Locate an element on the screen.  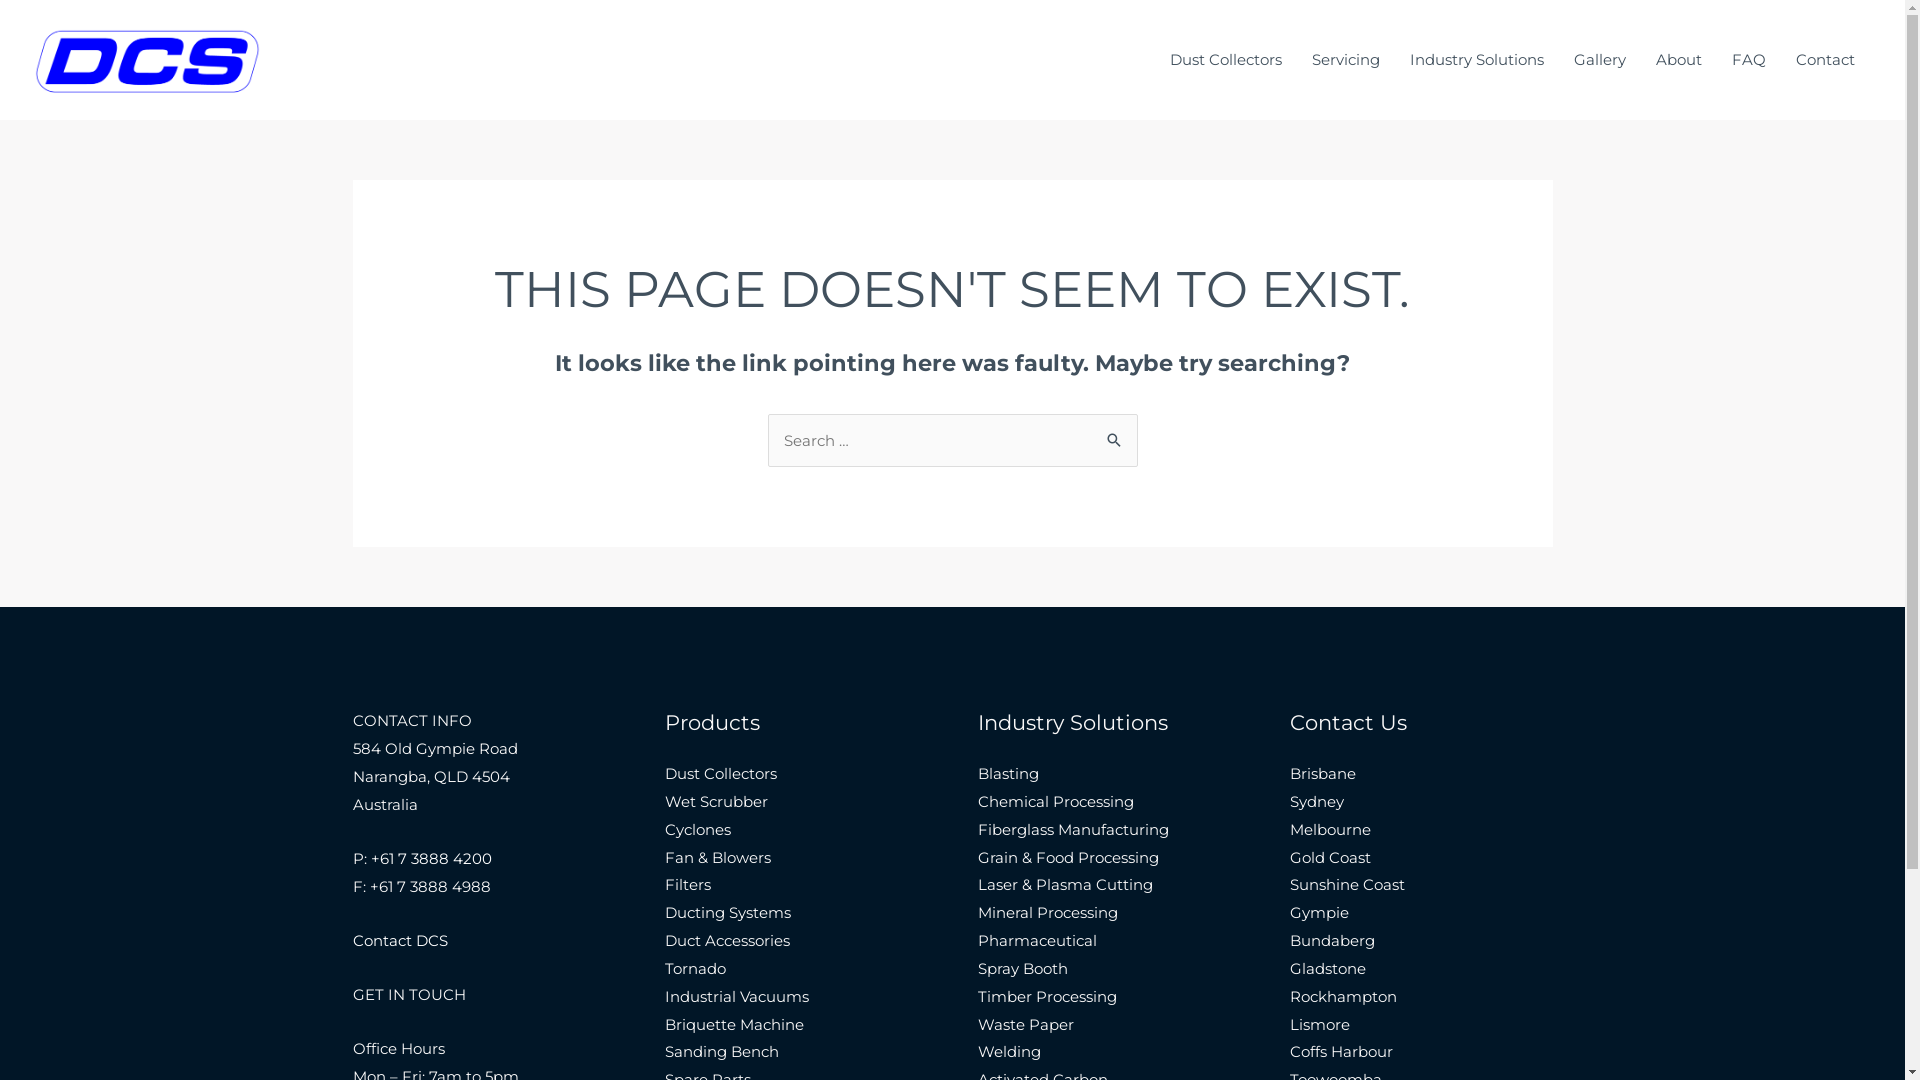
'Wet Scrubber' is located at coordinates (716, 800).